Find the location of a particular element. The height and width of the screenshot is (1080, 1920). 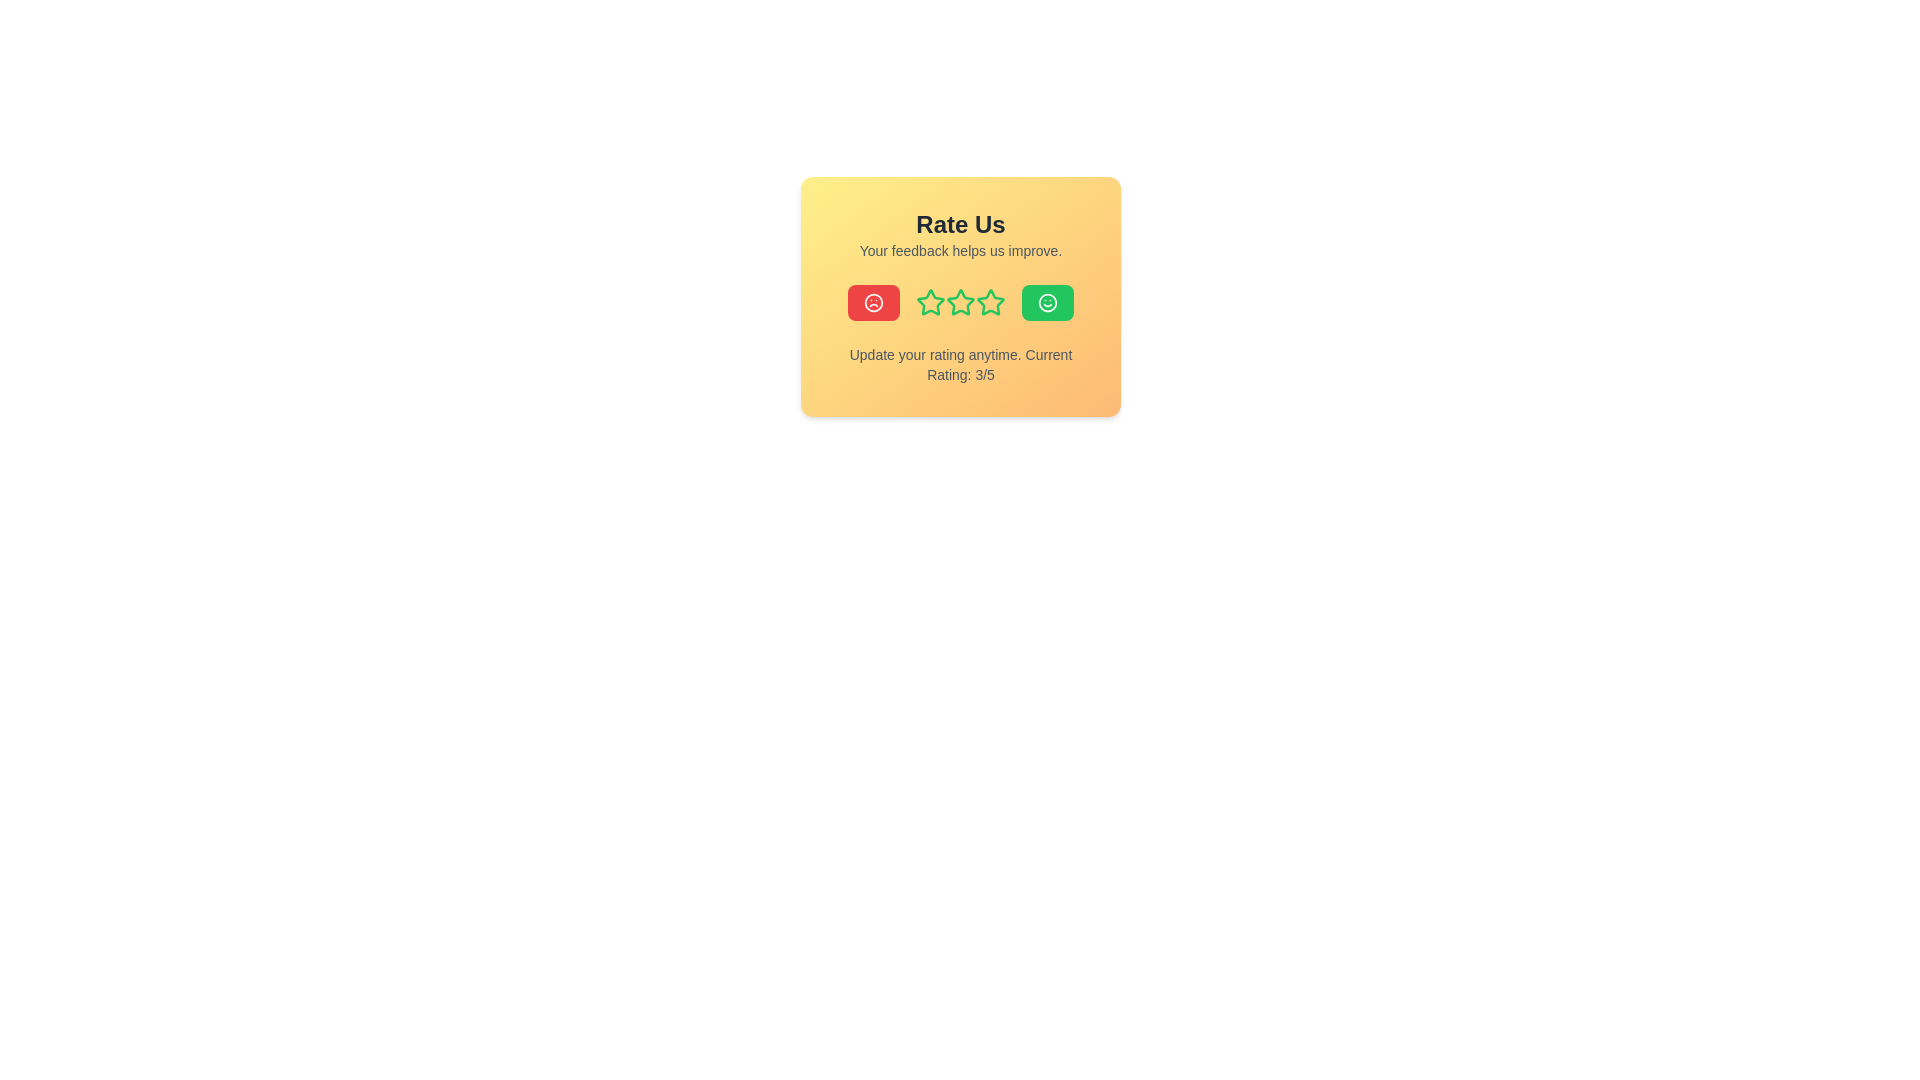

the third star icon in the rating panel is located at coordinates (960, 302).